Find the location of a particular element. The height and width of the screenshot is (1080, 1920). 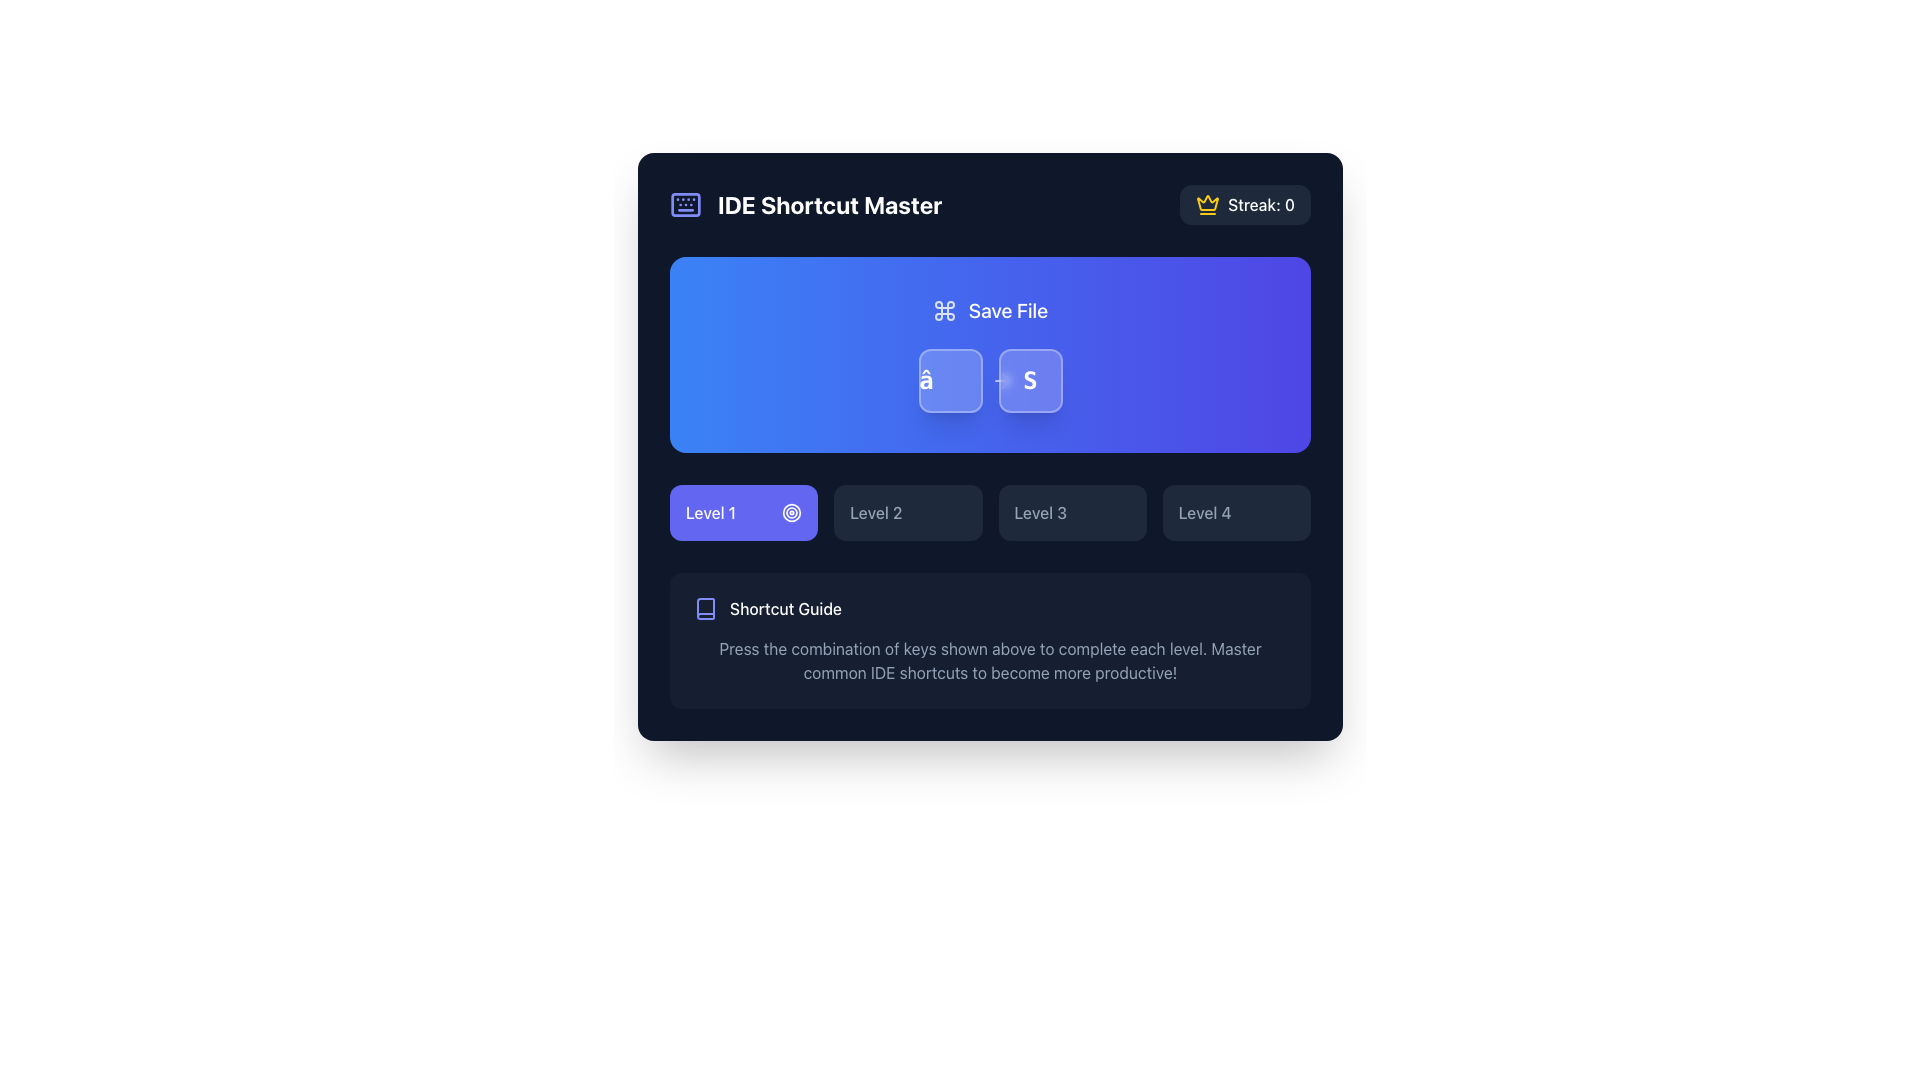

the text display showing the user's current streak count, located at the top-right corner next to the 'IDE Shortcut Master' heading is located at coordinates (1244, 204).